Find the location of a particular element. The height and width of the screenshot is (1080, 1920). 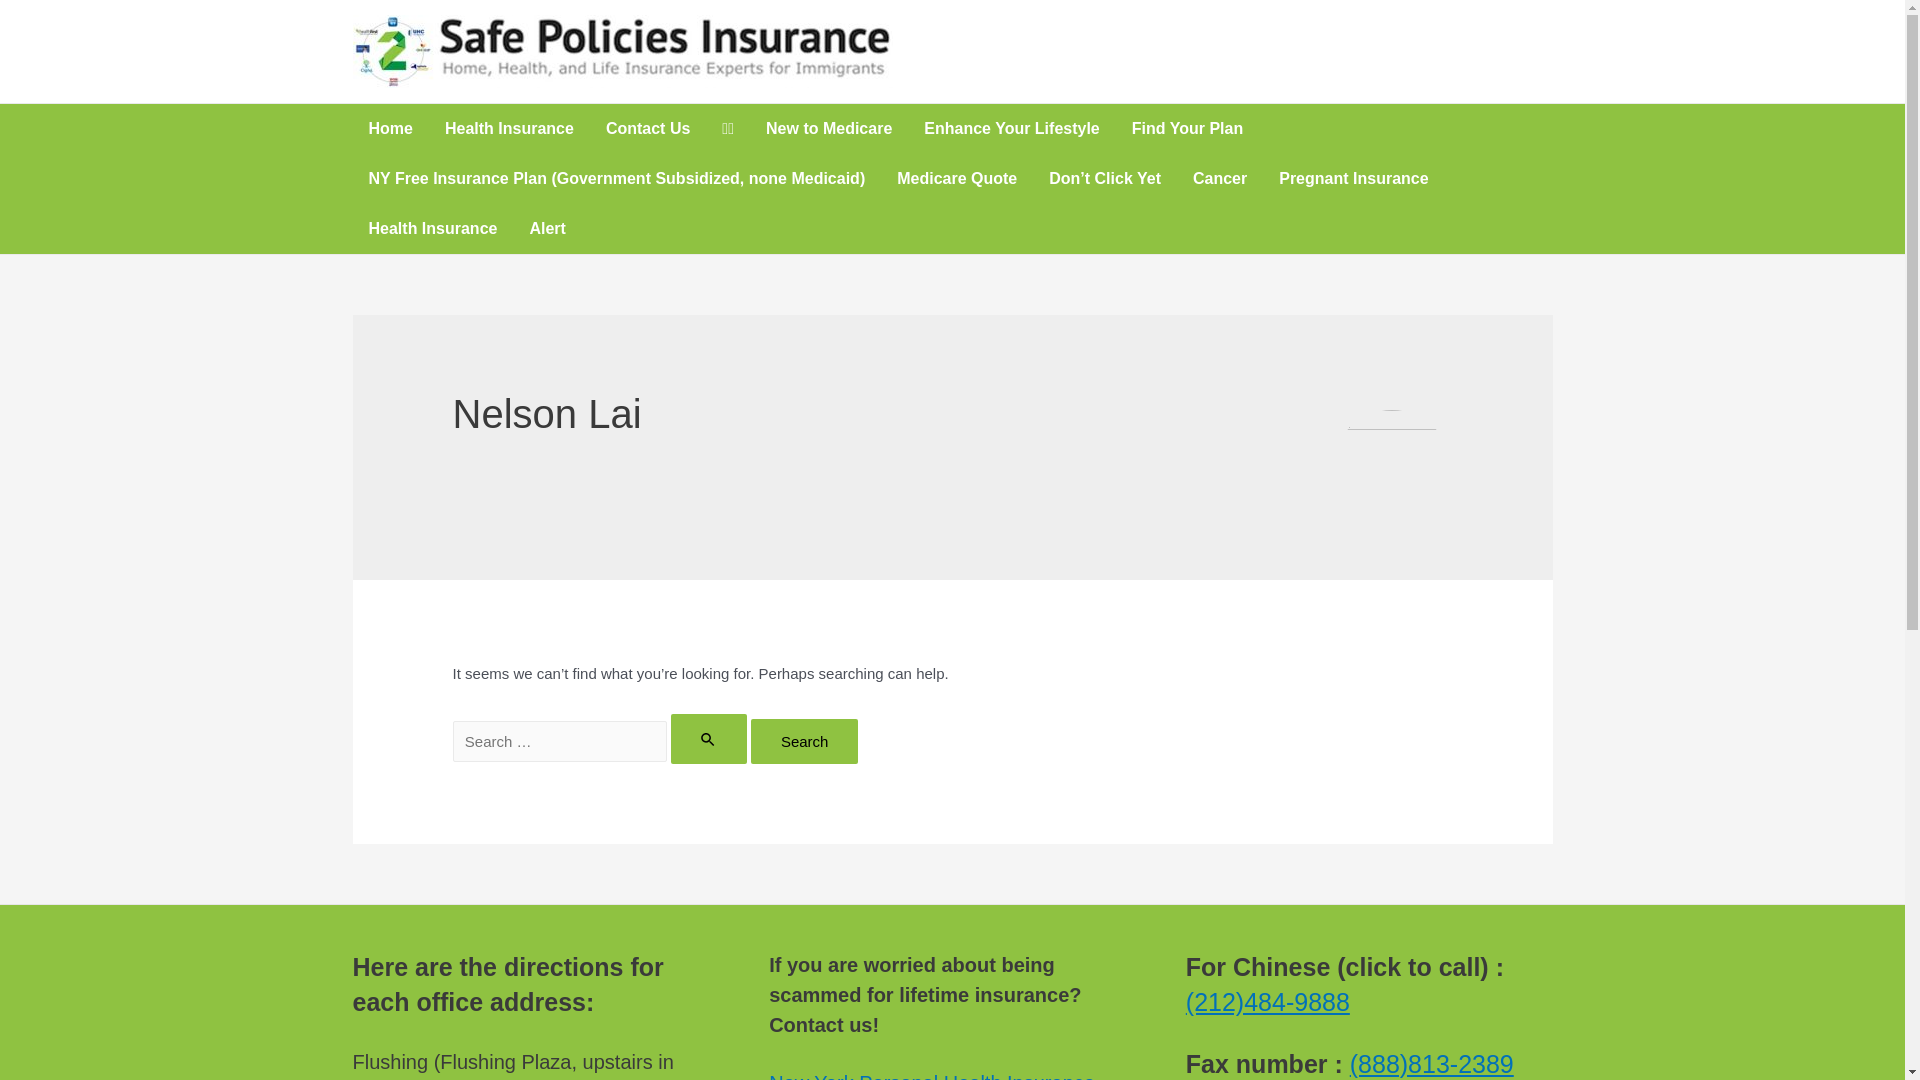

'Search' is located at coordinates (805, 741).